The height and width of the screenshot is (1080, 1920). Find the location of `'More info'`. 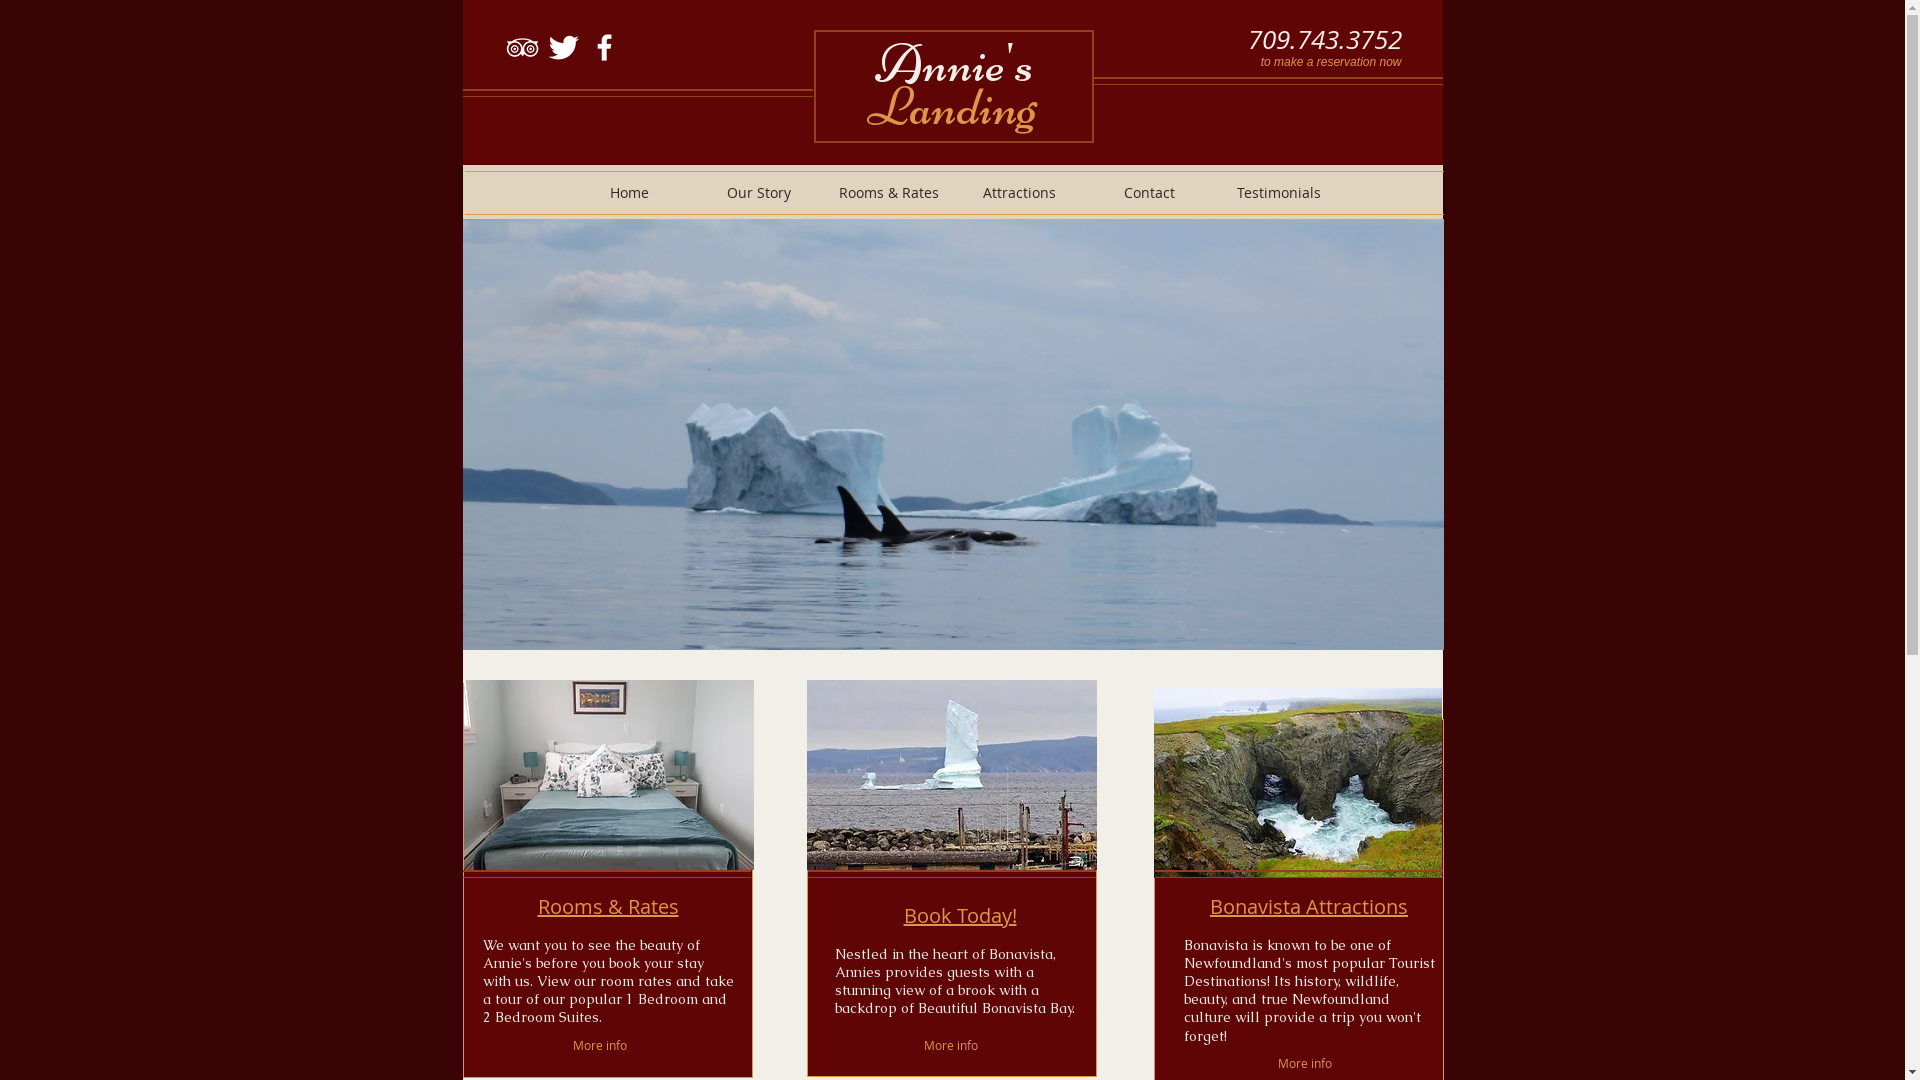

'More info' is located at coordinates (599, 1044).